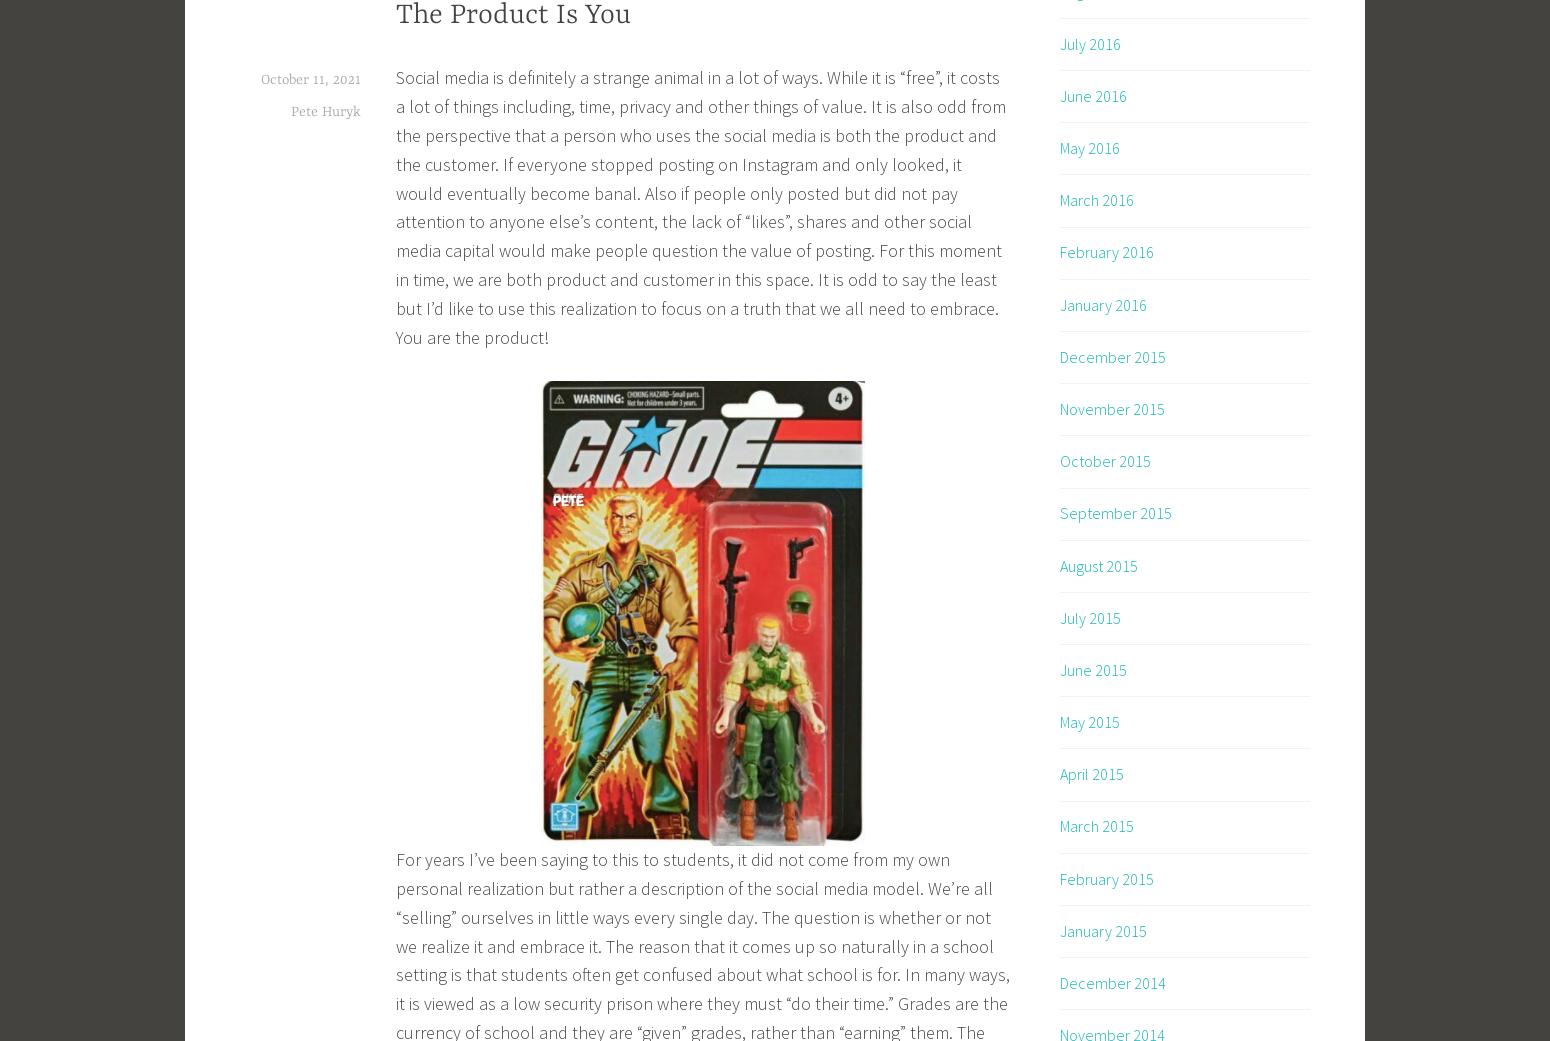  Describe the element at coordinates (1106, 251) in the screenshot. I see `'February 2016'` at that location.